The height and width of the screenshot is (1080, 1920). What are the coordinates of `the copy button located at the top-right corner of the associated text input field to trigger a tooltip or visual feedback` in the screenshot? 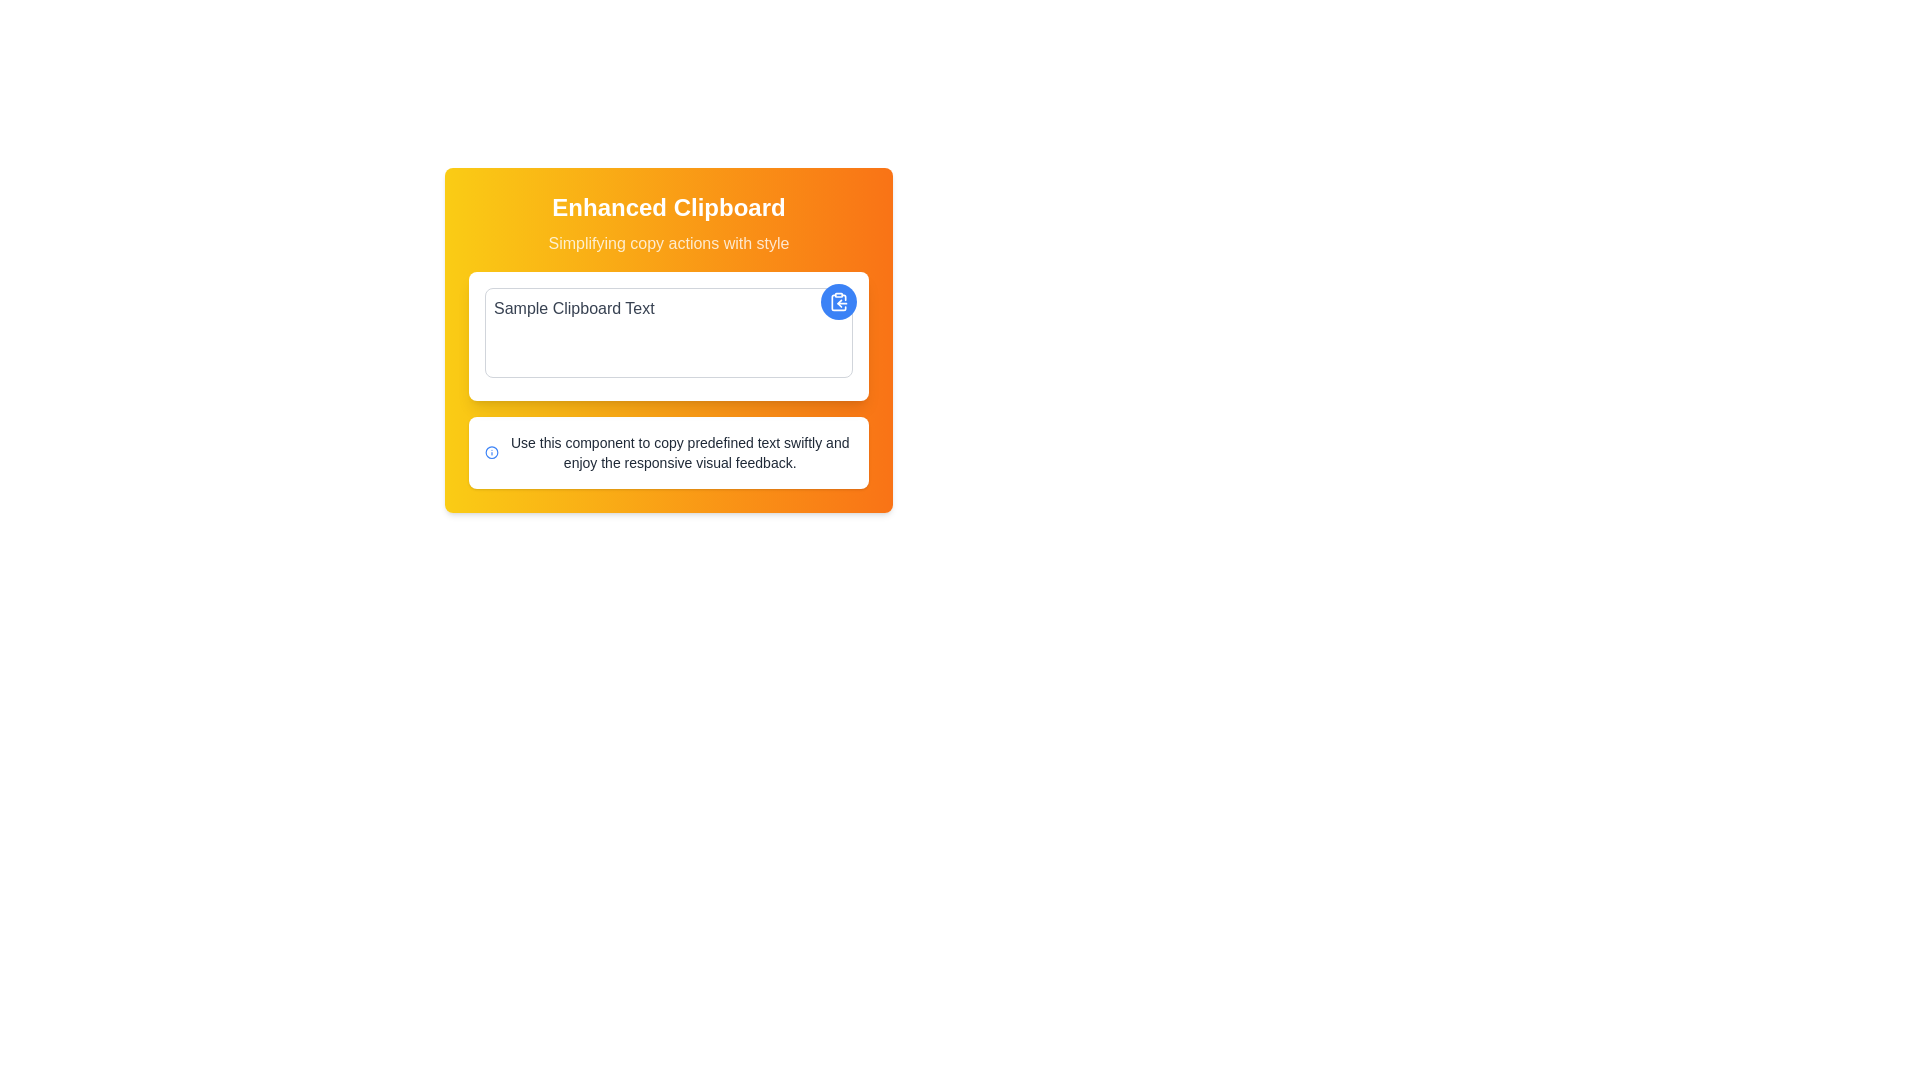 It's located at (839, 301).